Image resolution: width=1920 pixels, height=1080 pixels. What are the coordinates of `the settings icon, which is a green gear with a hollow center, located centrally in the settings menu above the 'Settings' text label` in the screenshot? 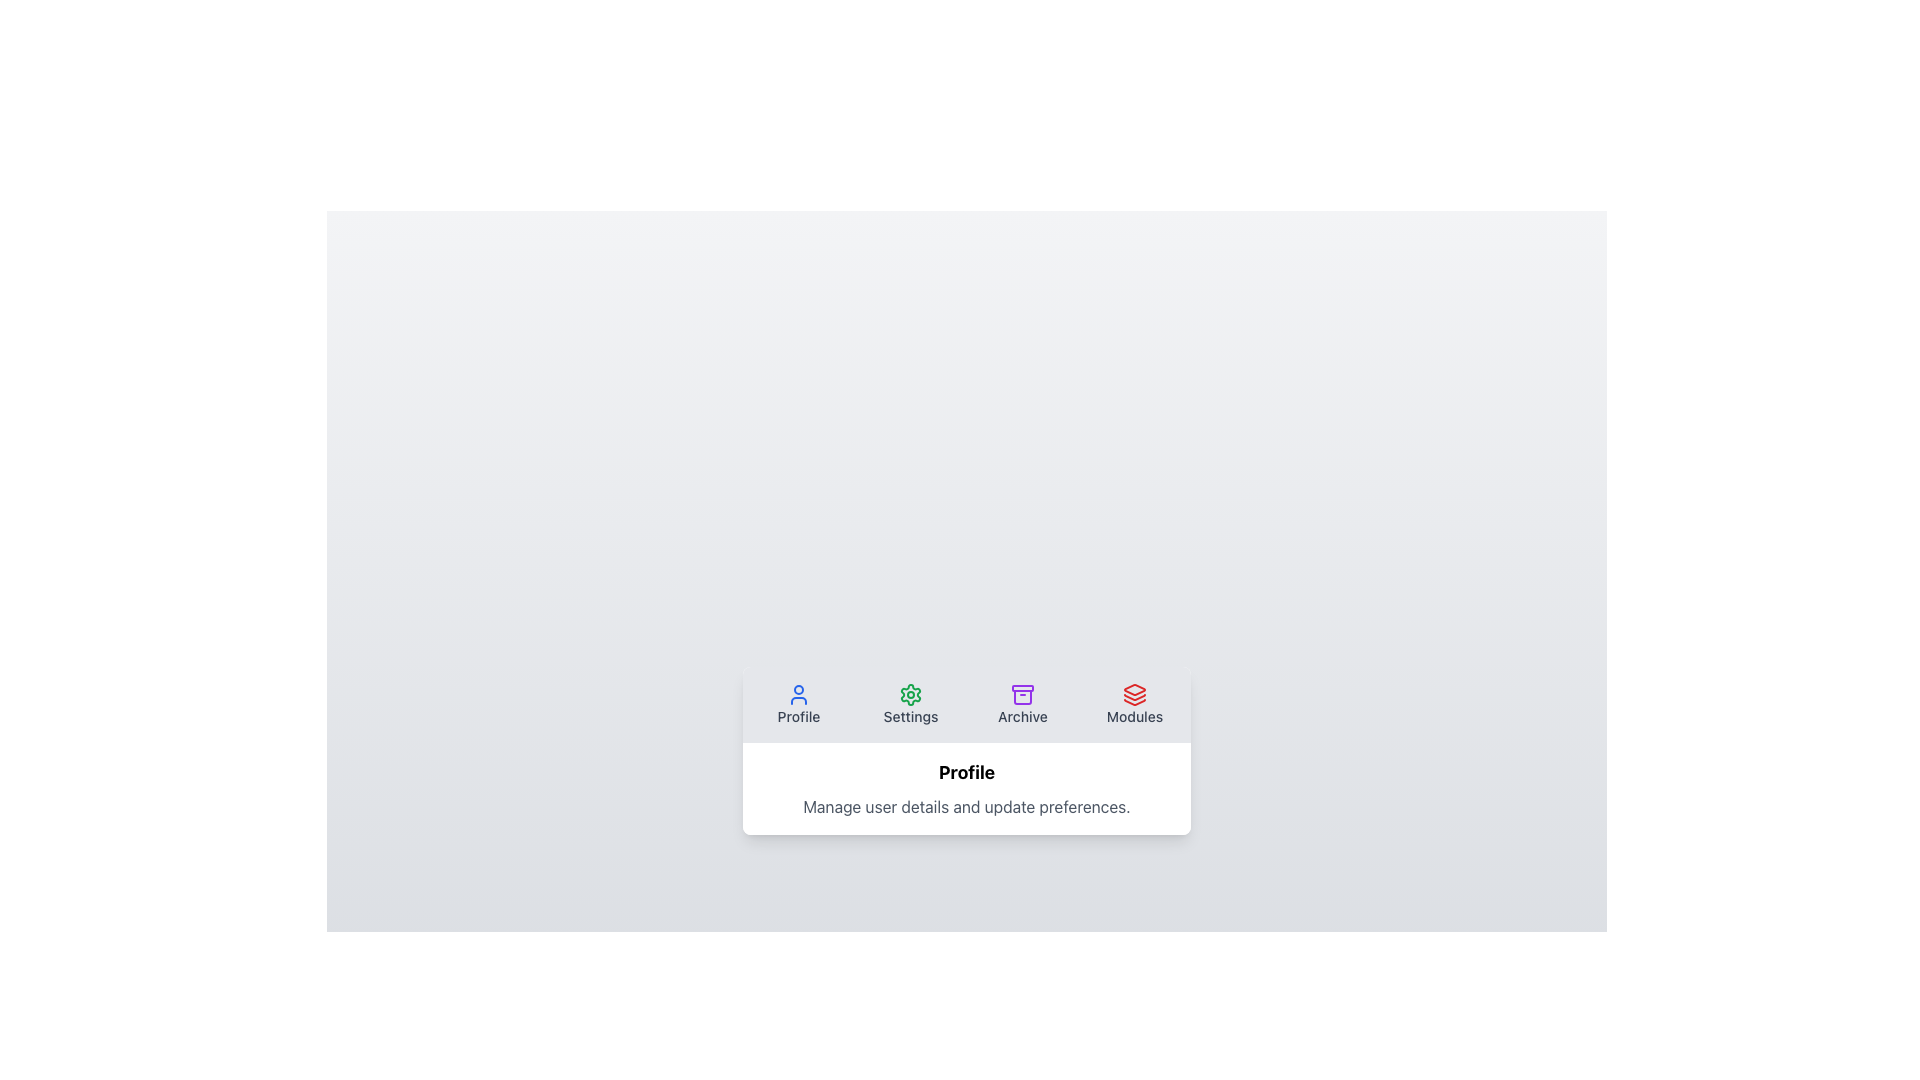 It's located at (910, 693).